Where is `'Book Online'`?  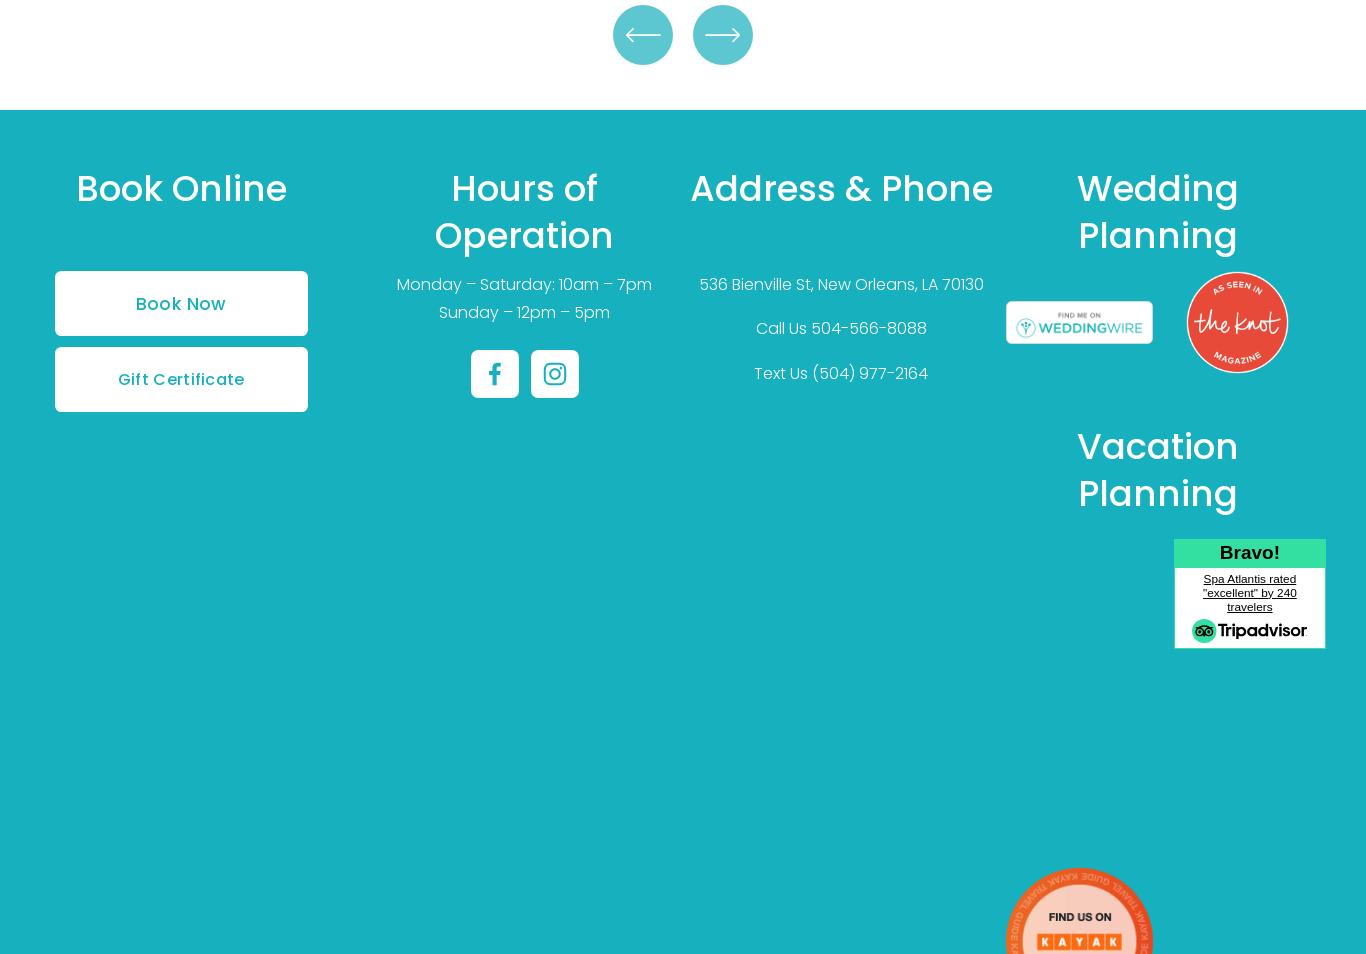
'Book Online' is located at coordinates (179, 186).